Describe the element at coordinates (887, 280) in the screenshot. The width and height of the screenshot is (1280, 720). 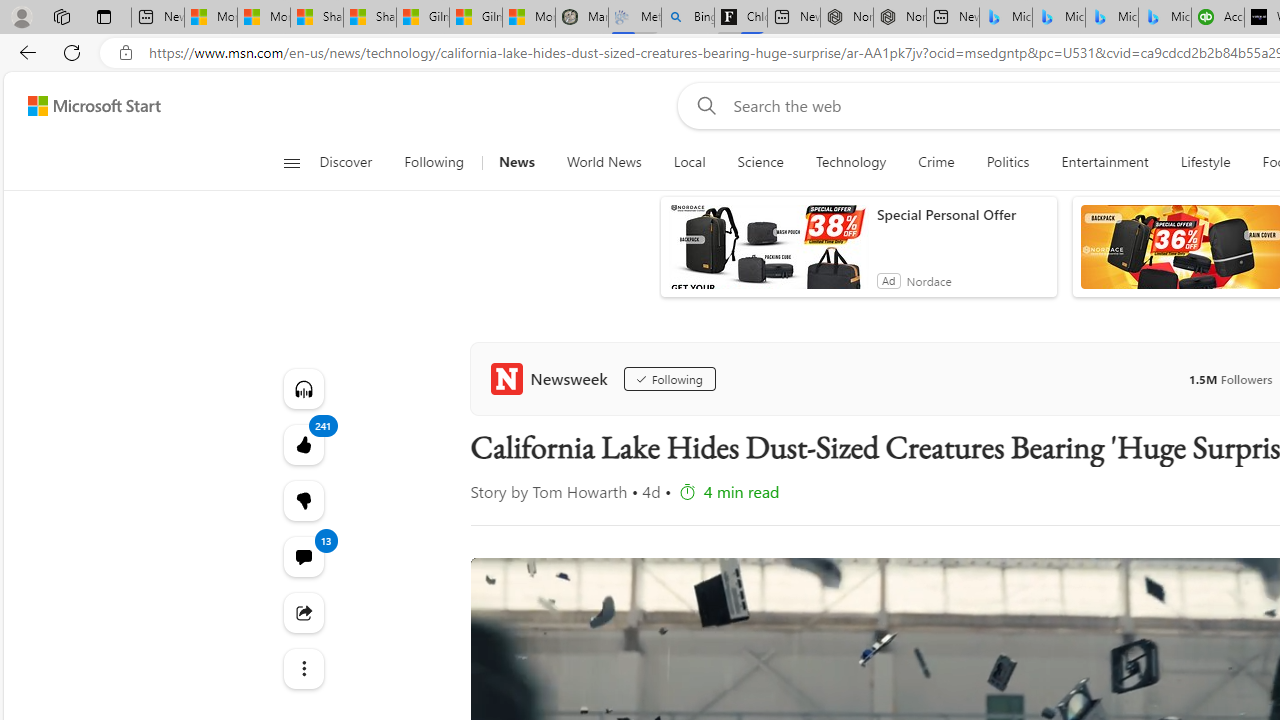
I see `'Ad'` at that location.